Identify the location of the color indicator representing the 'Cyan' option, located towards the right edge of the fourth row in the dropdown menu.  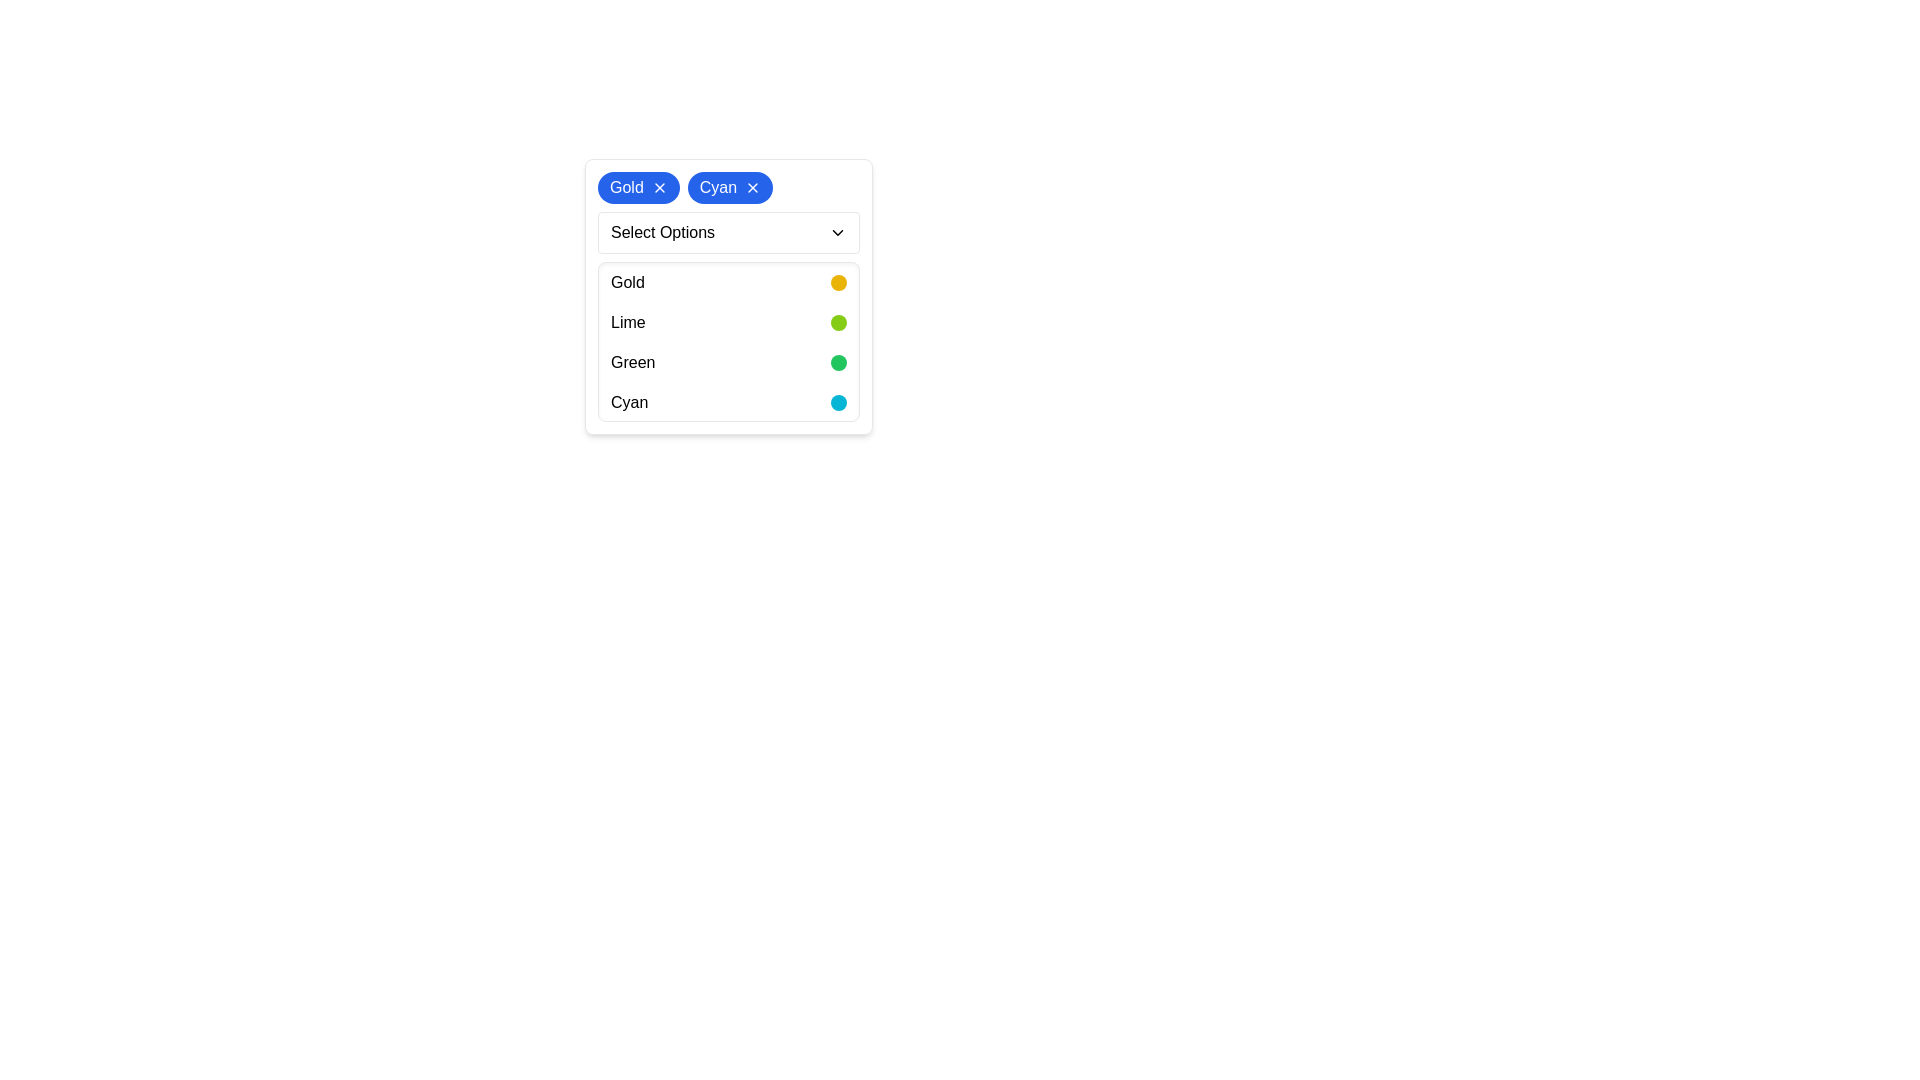
(839, 402).